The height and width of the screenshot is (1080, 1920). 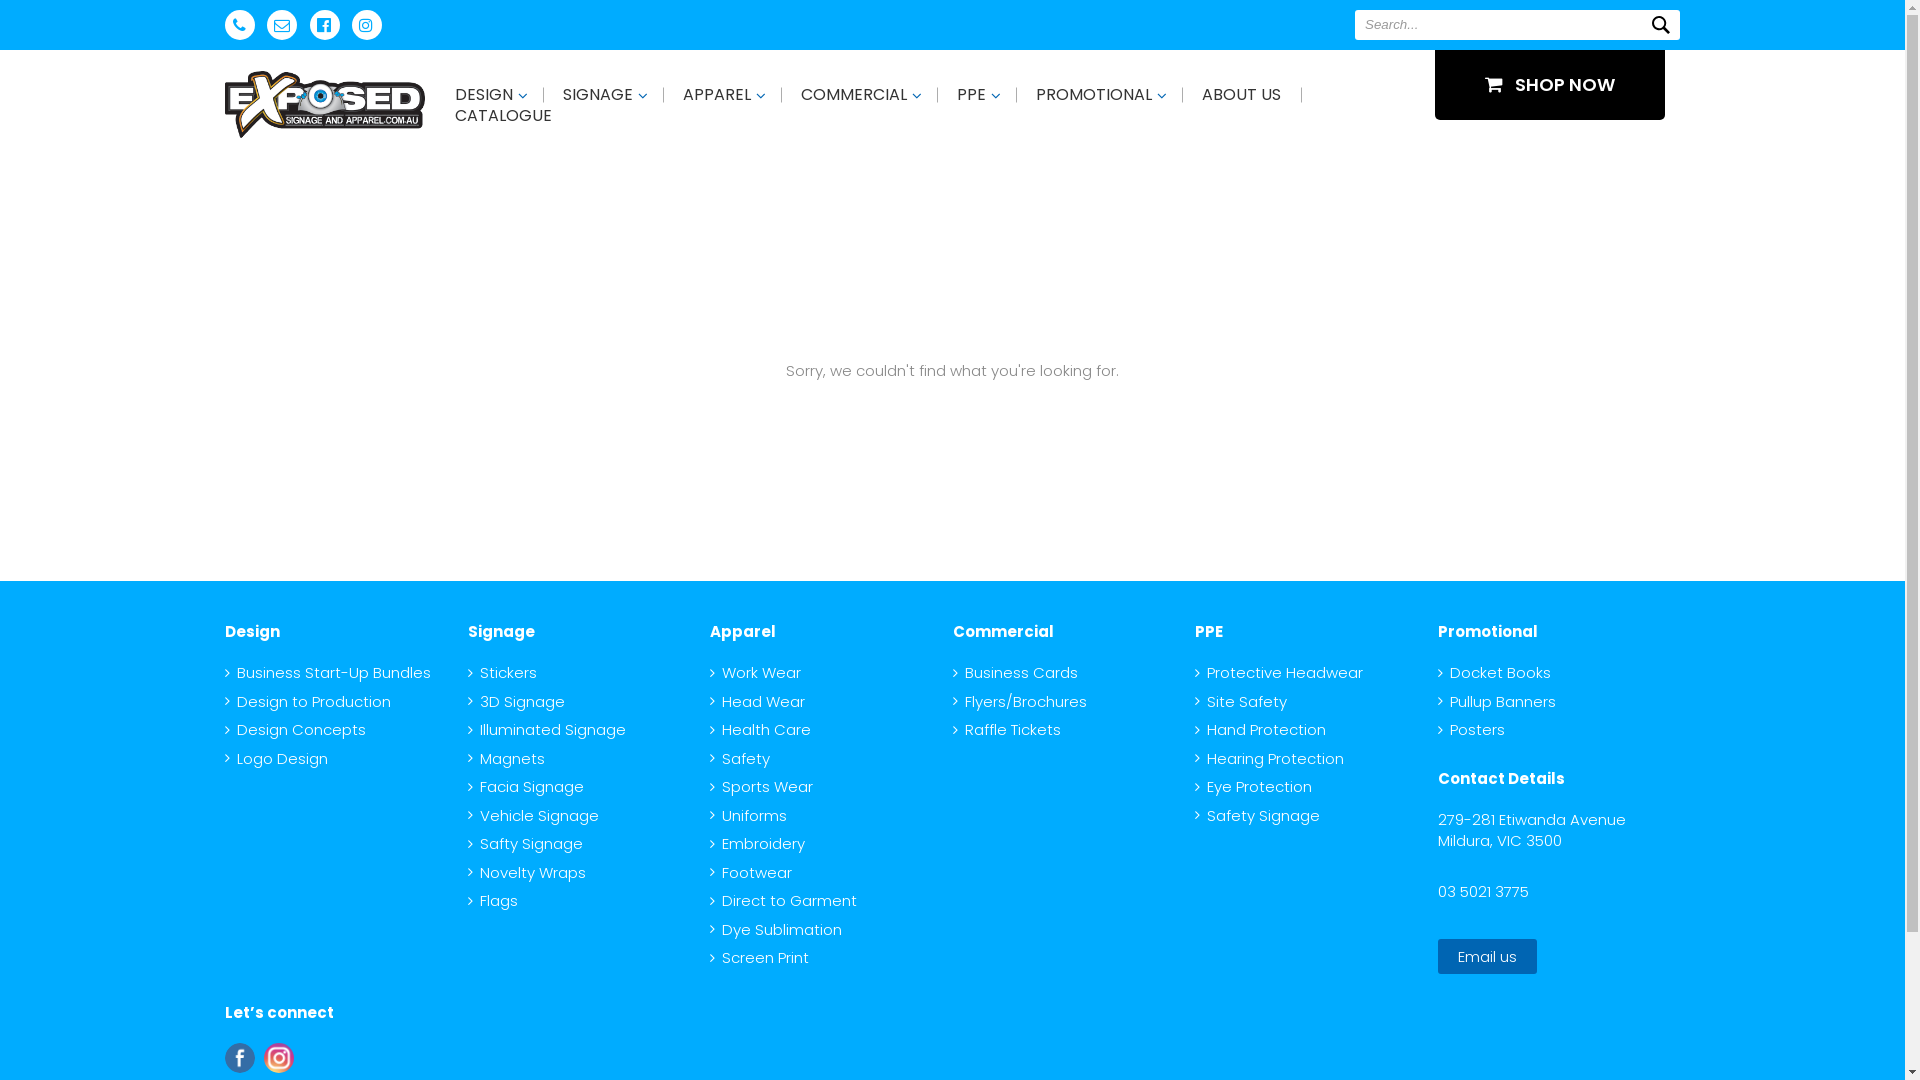 What do you see at coordinates (716, 94) in the screenshot?
I see `'APPAREL'` at bounding box center [716, 94].